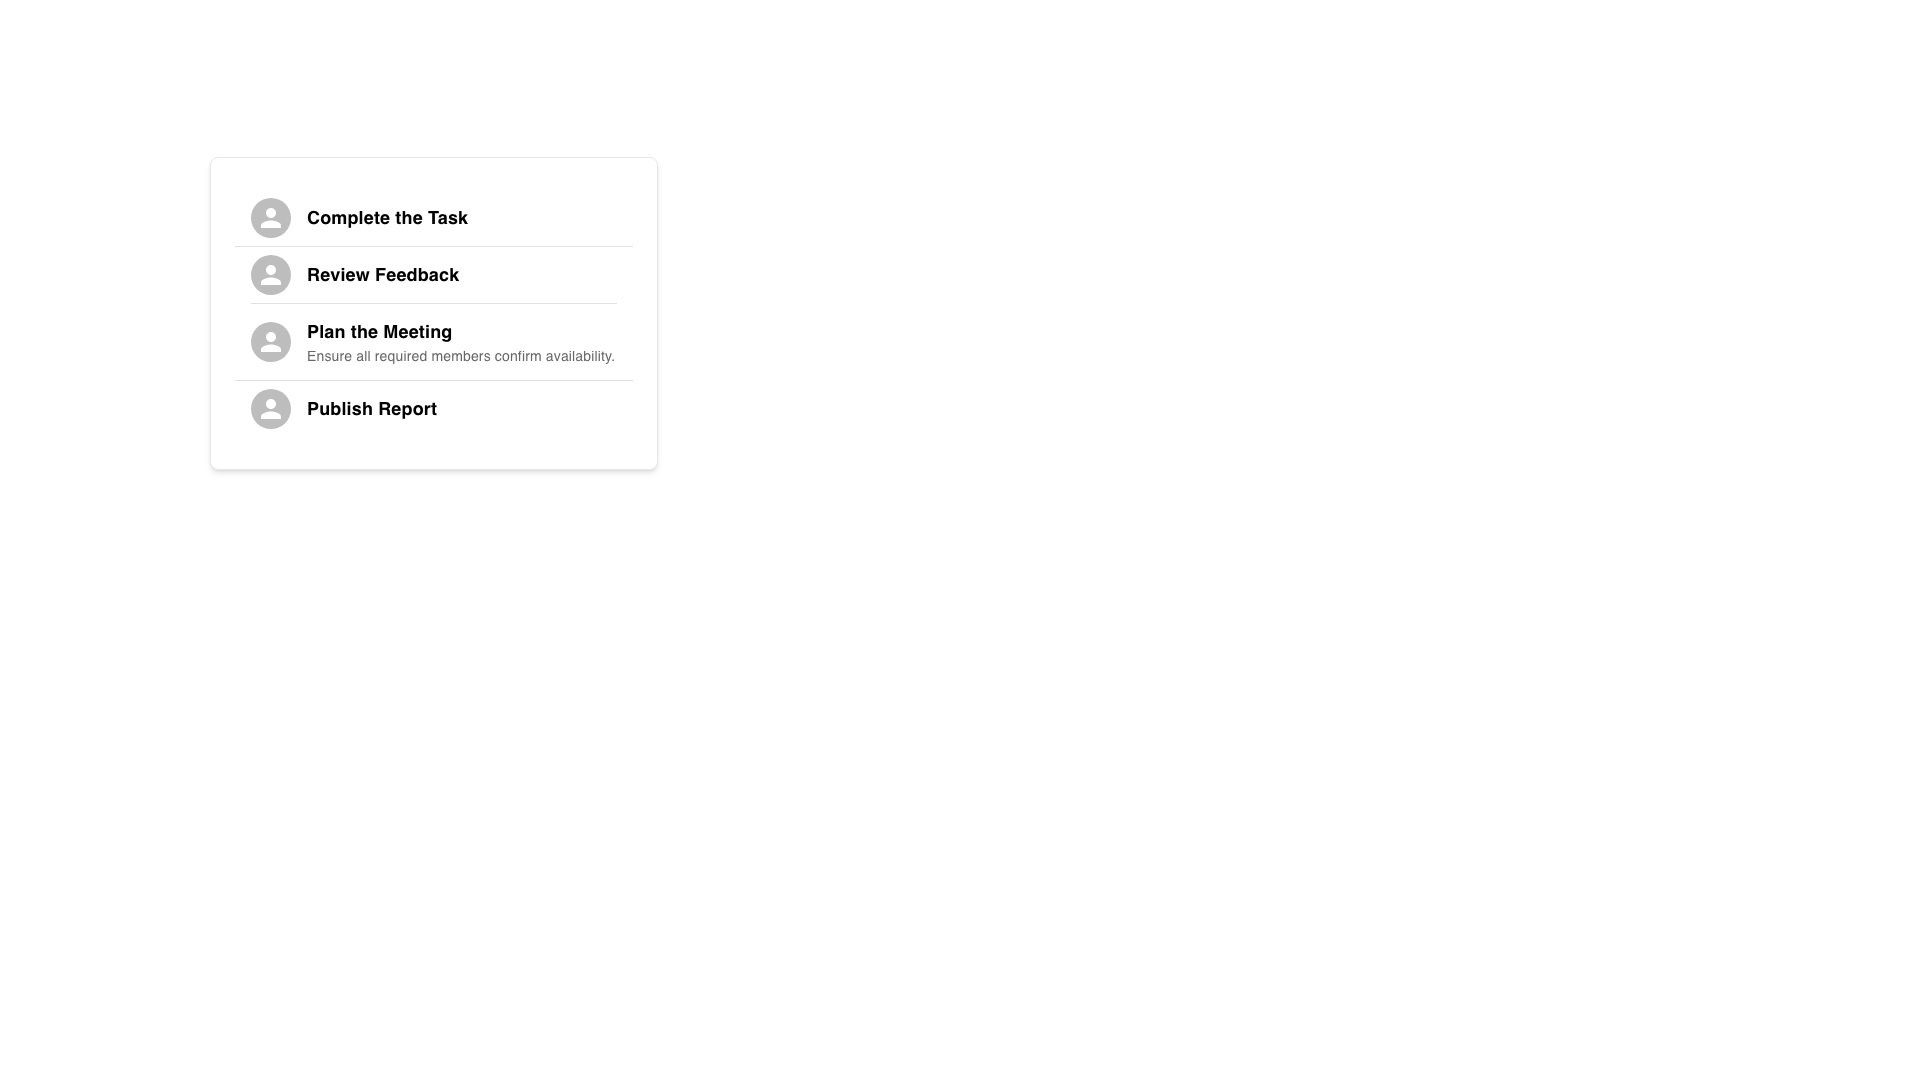  I want to click on the user avatar icon located to the left of the 'Review Feedback' text, which is the second item in the vertical list of tasks, so click(269, 274).